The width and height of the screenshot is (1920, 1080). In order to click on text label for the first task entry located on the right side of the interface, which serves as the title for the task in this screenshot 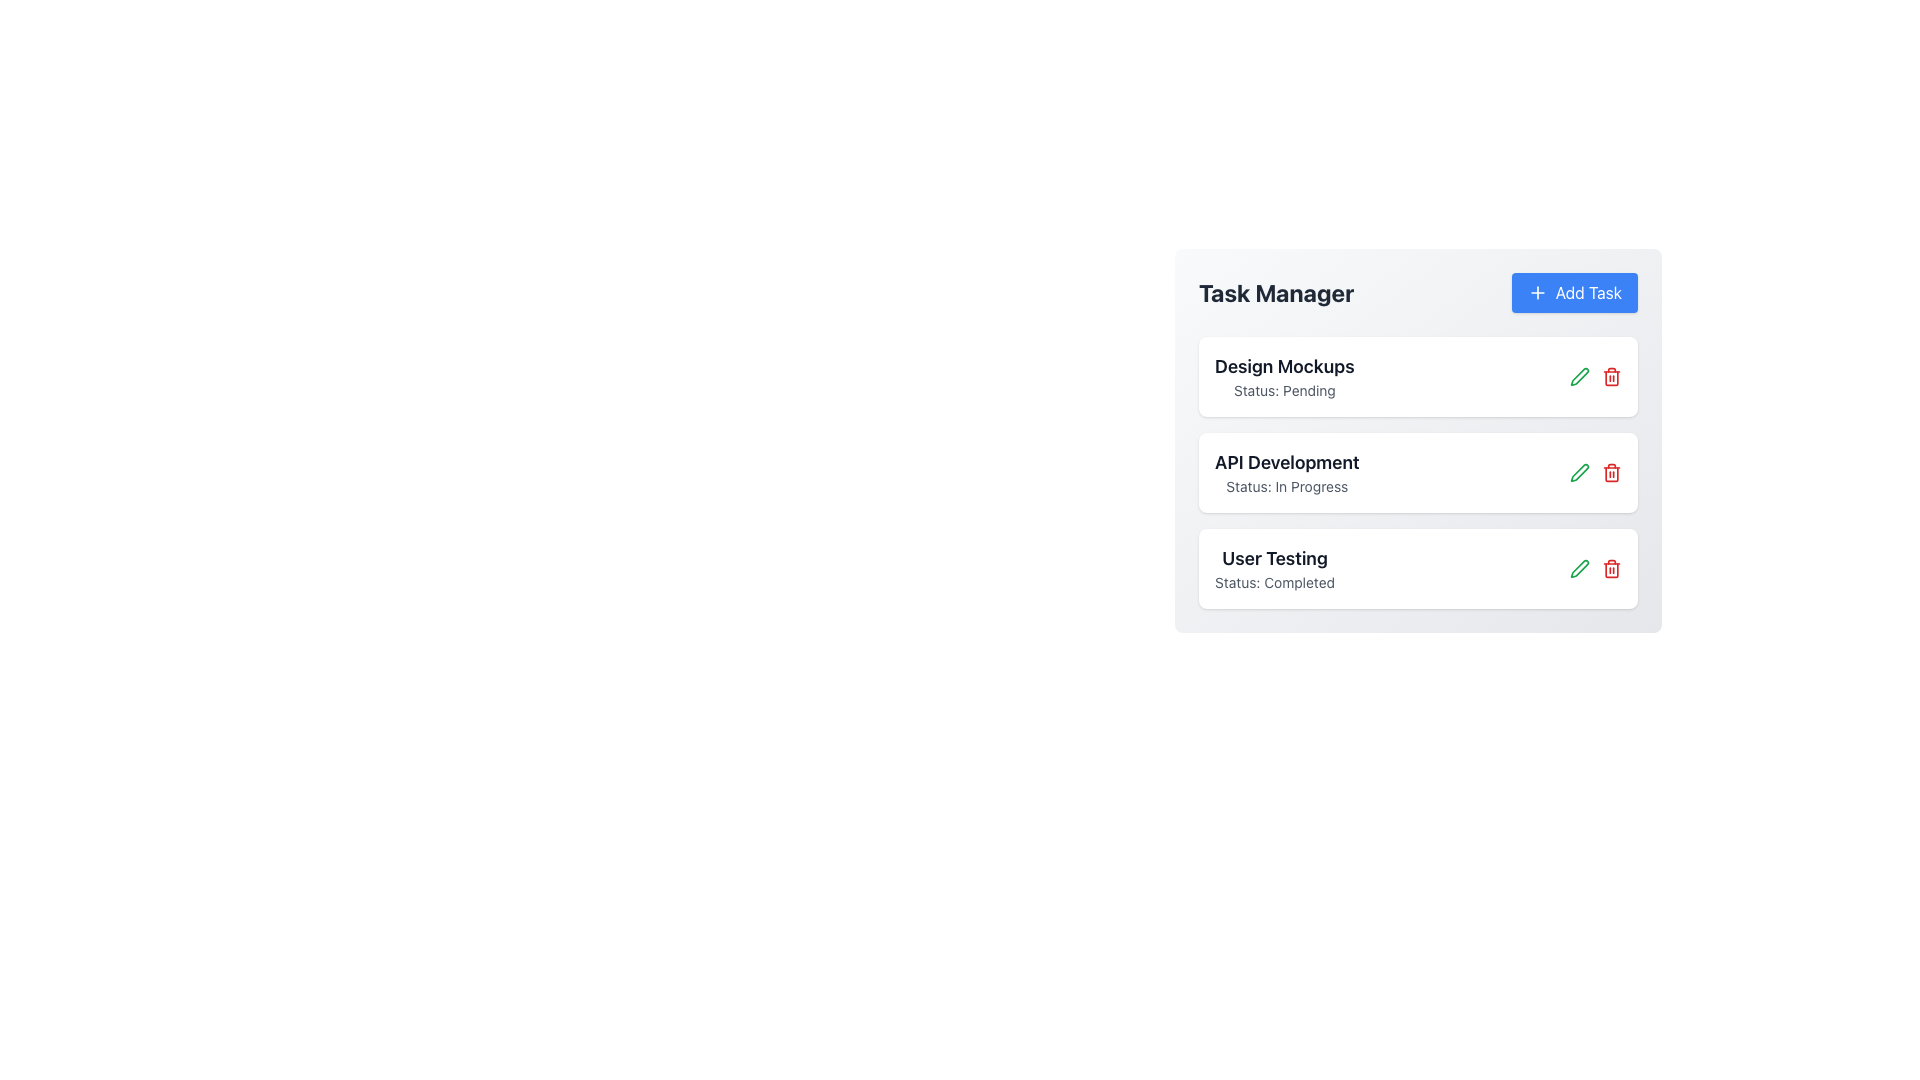, I will do `click(1284, 366)`.